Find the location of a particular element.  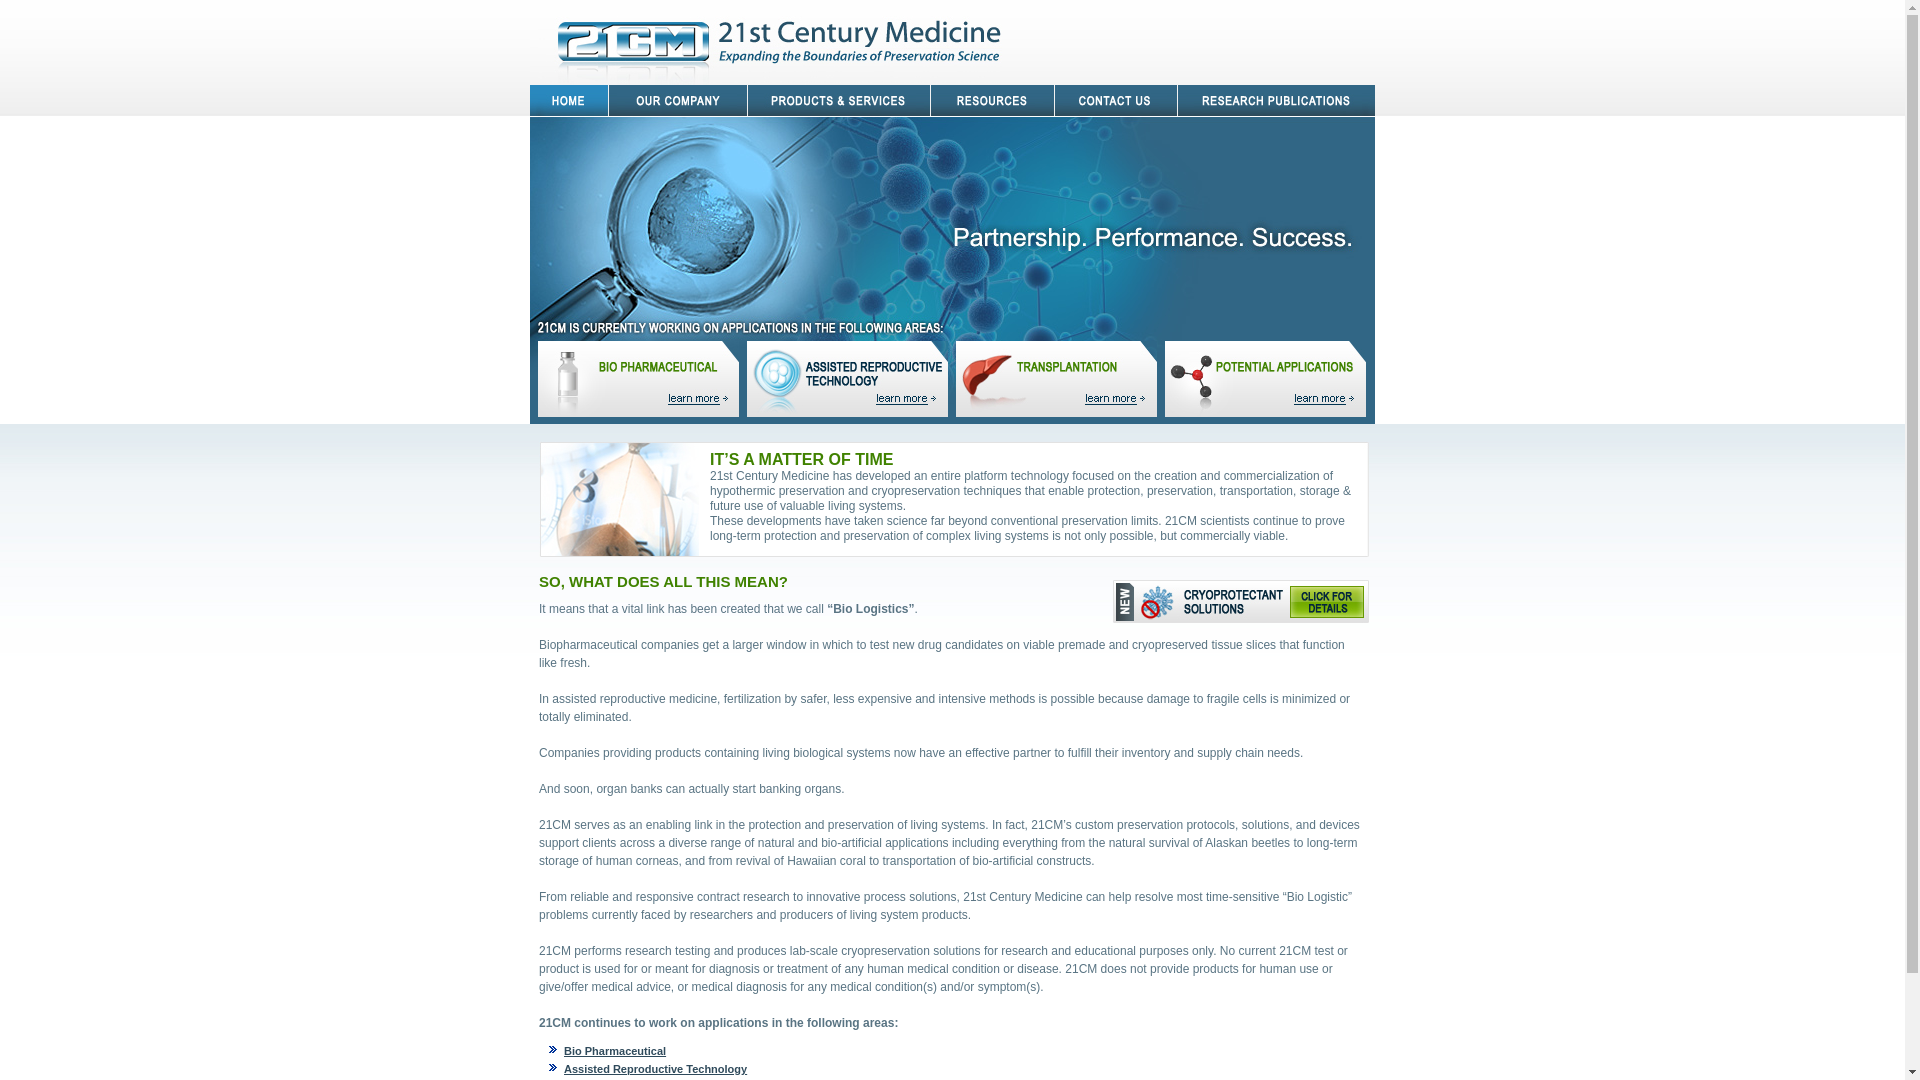

'Our Company' is located at coordinates (608, 100).